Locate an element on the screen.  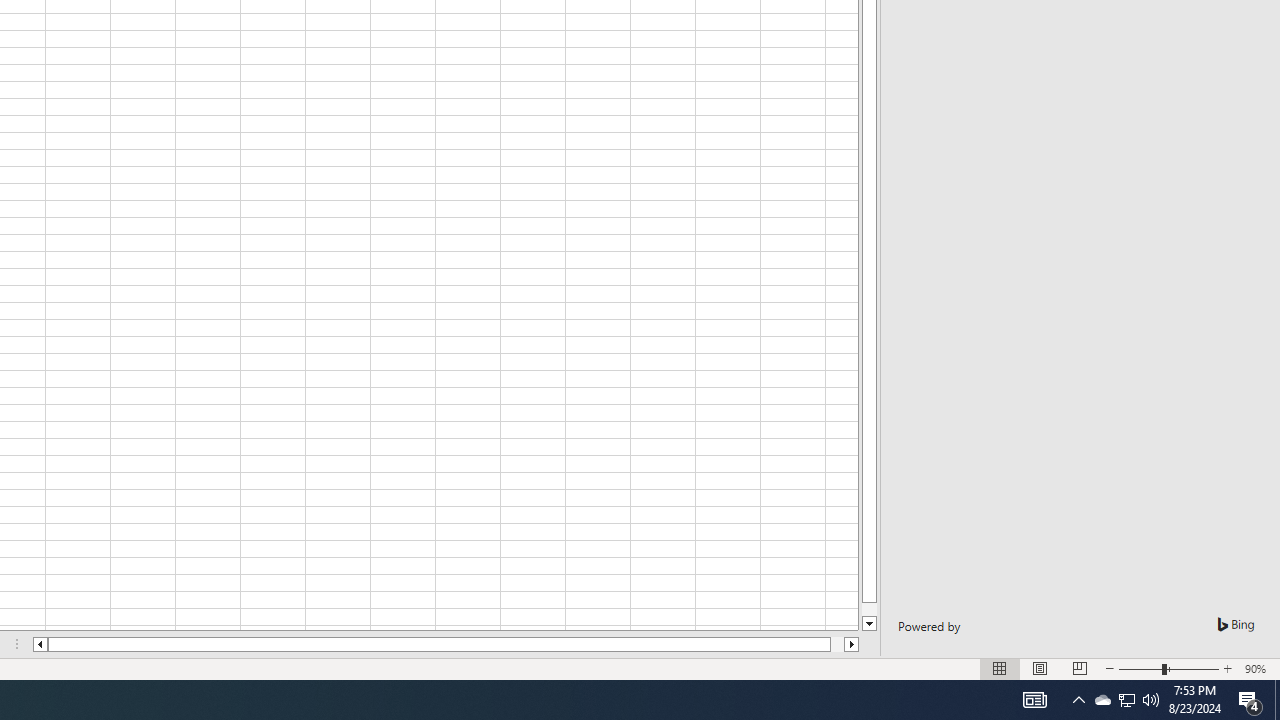
'Class: NetUIScrollBar' is located at coordinates (445, 644).